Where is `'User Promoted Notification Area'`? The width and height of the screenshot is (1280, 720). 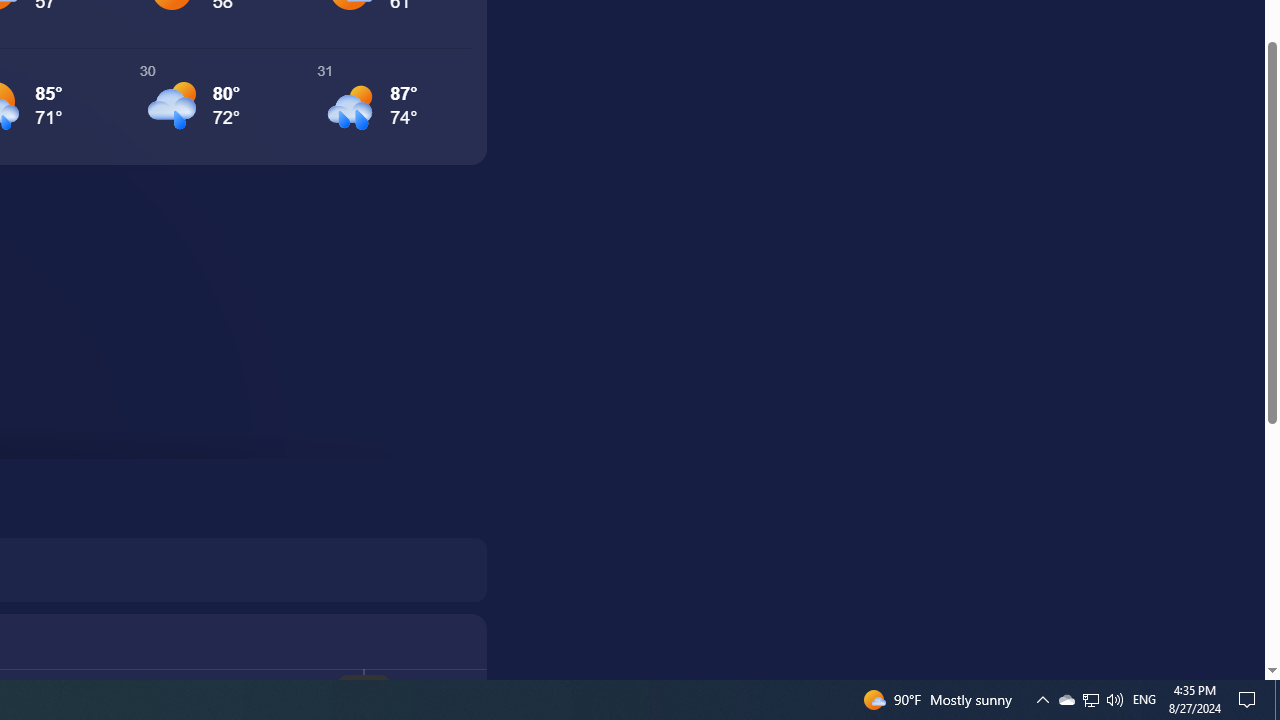 'User Promoted Notification Area' is located at coordinates (1089, 698).